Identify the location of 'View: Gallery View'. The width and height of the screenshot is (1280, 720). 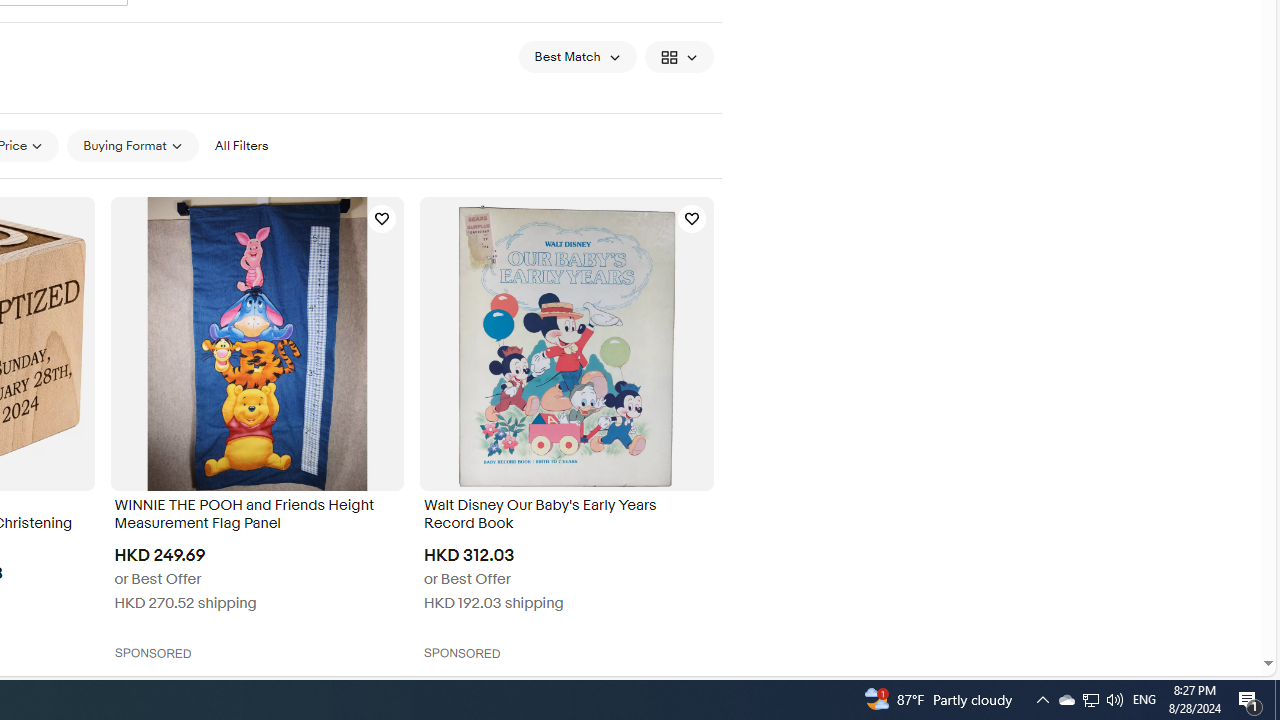
(679, 55).